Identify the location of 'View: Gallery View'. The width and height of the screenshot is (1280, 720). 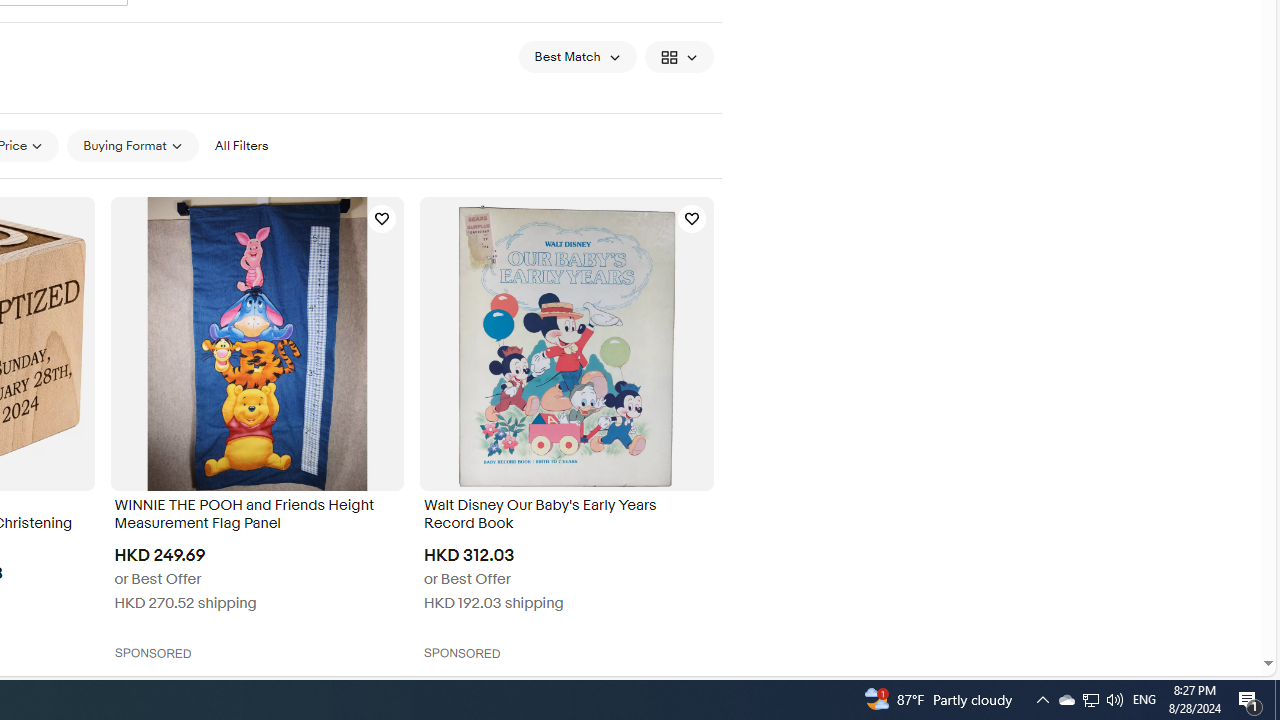
(679, 55).